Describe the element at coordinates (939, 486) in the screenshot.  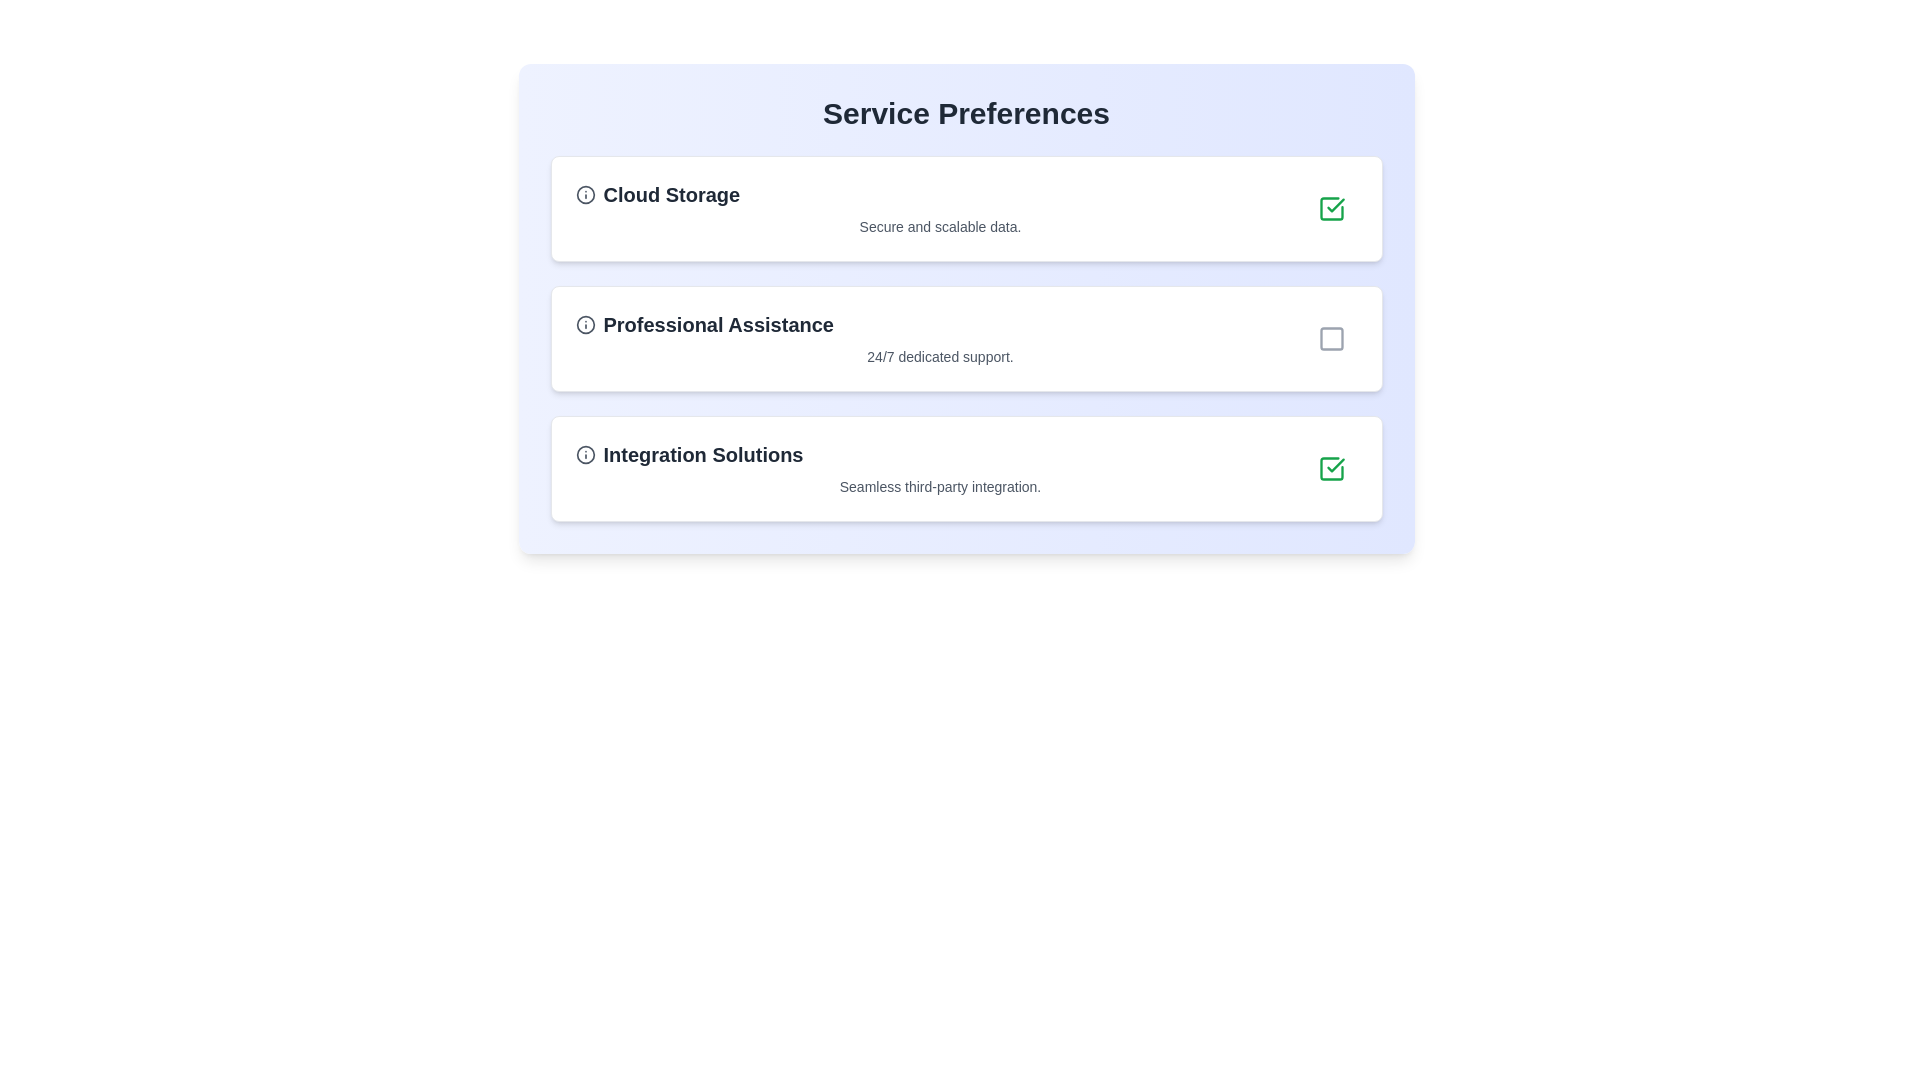
I see `the descriptive text label located at the bottom of the 'Integration Solutions' section, which provides additional context about the feature` at that location.